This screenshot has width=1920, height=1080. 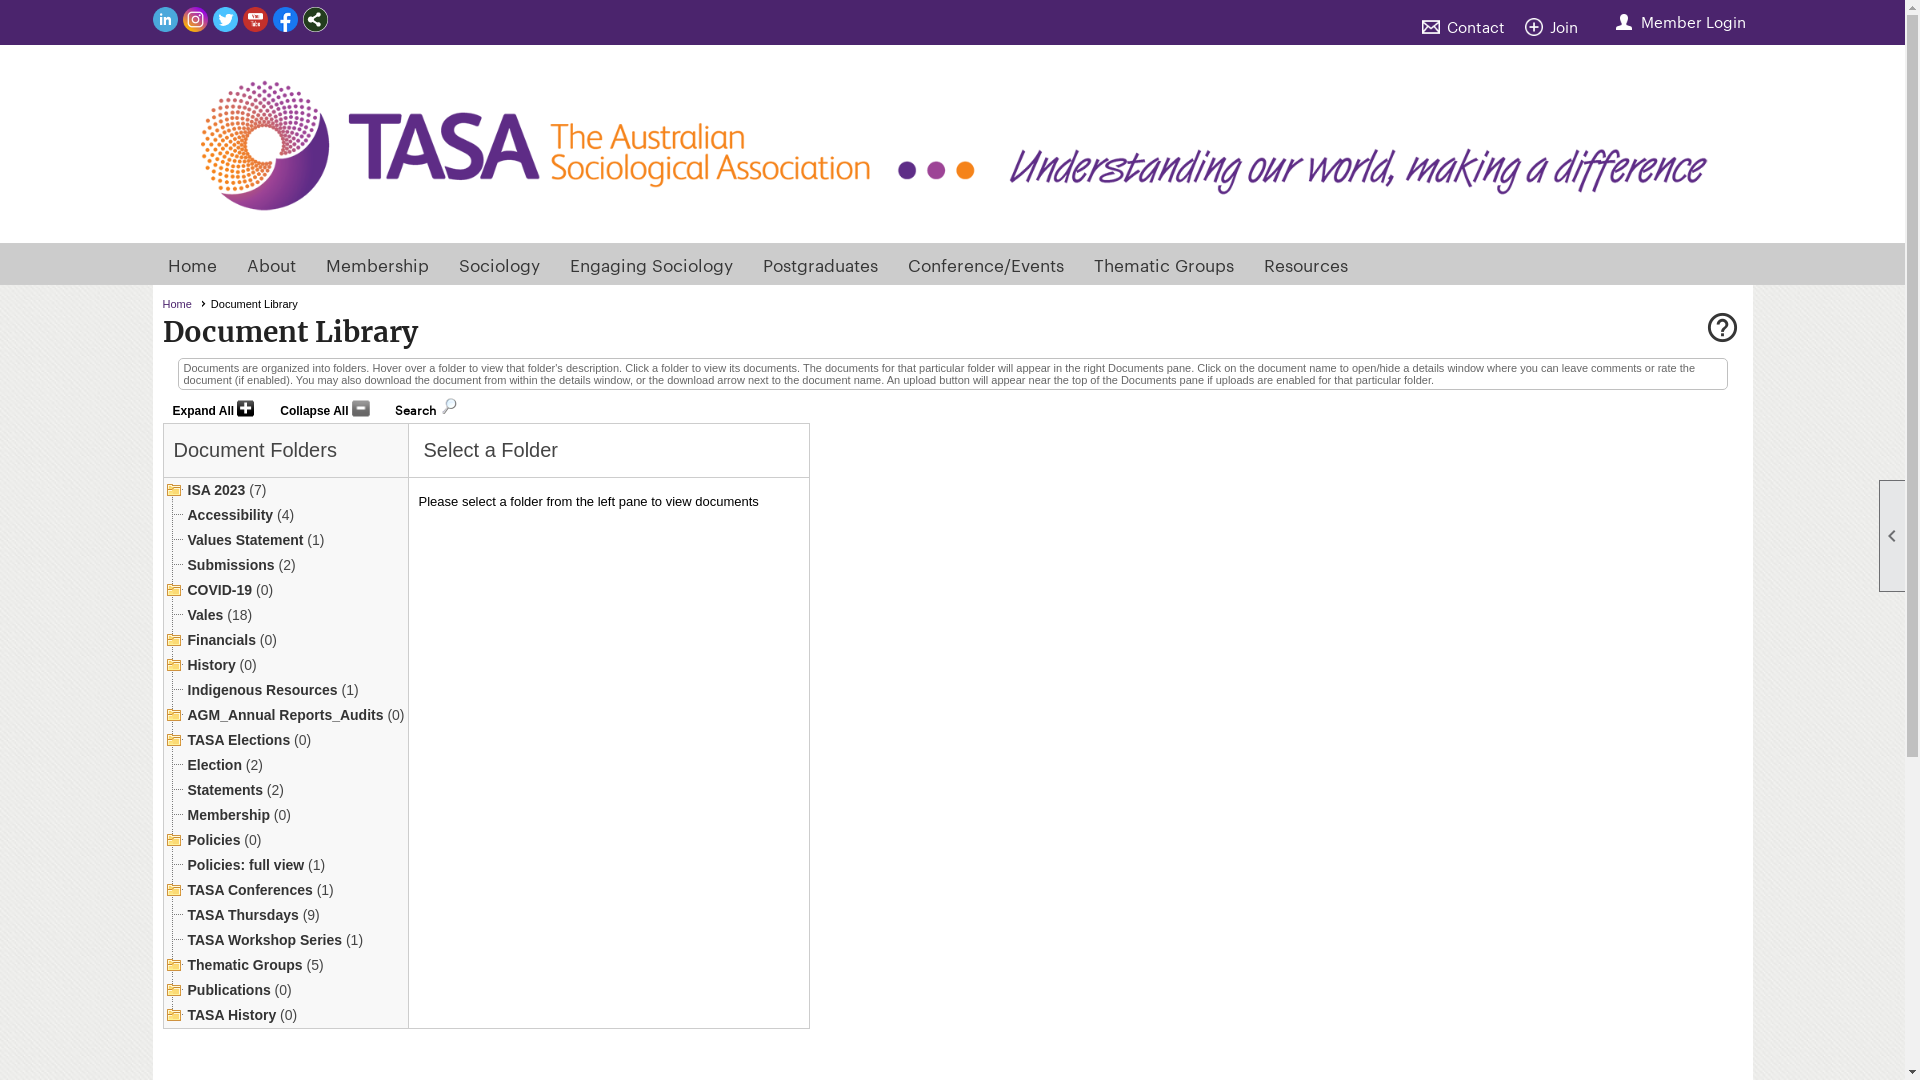 I want to click on 'Visit us on Instagram', so click(x=194, y=20).